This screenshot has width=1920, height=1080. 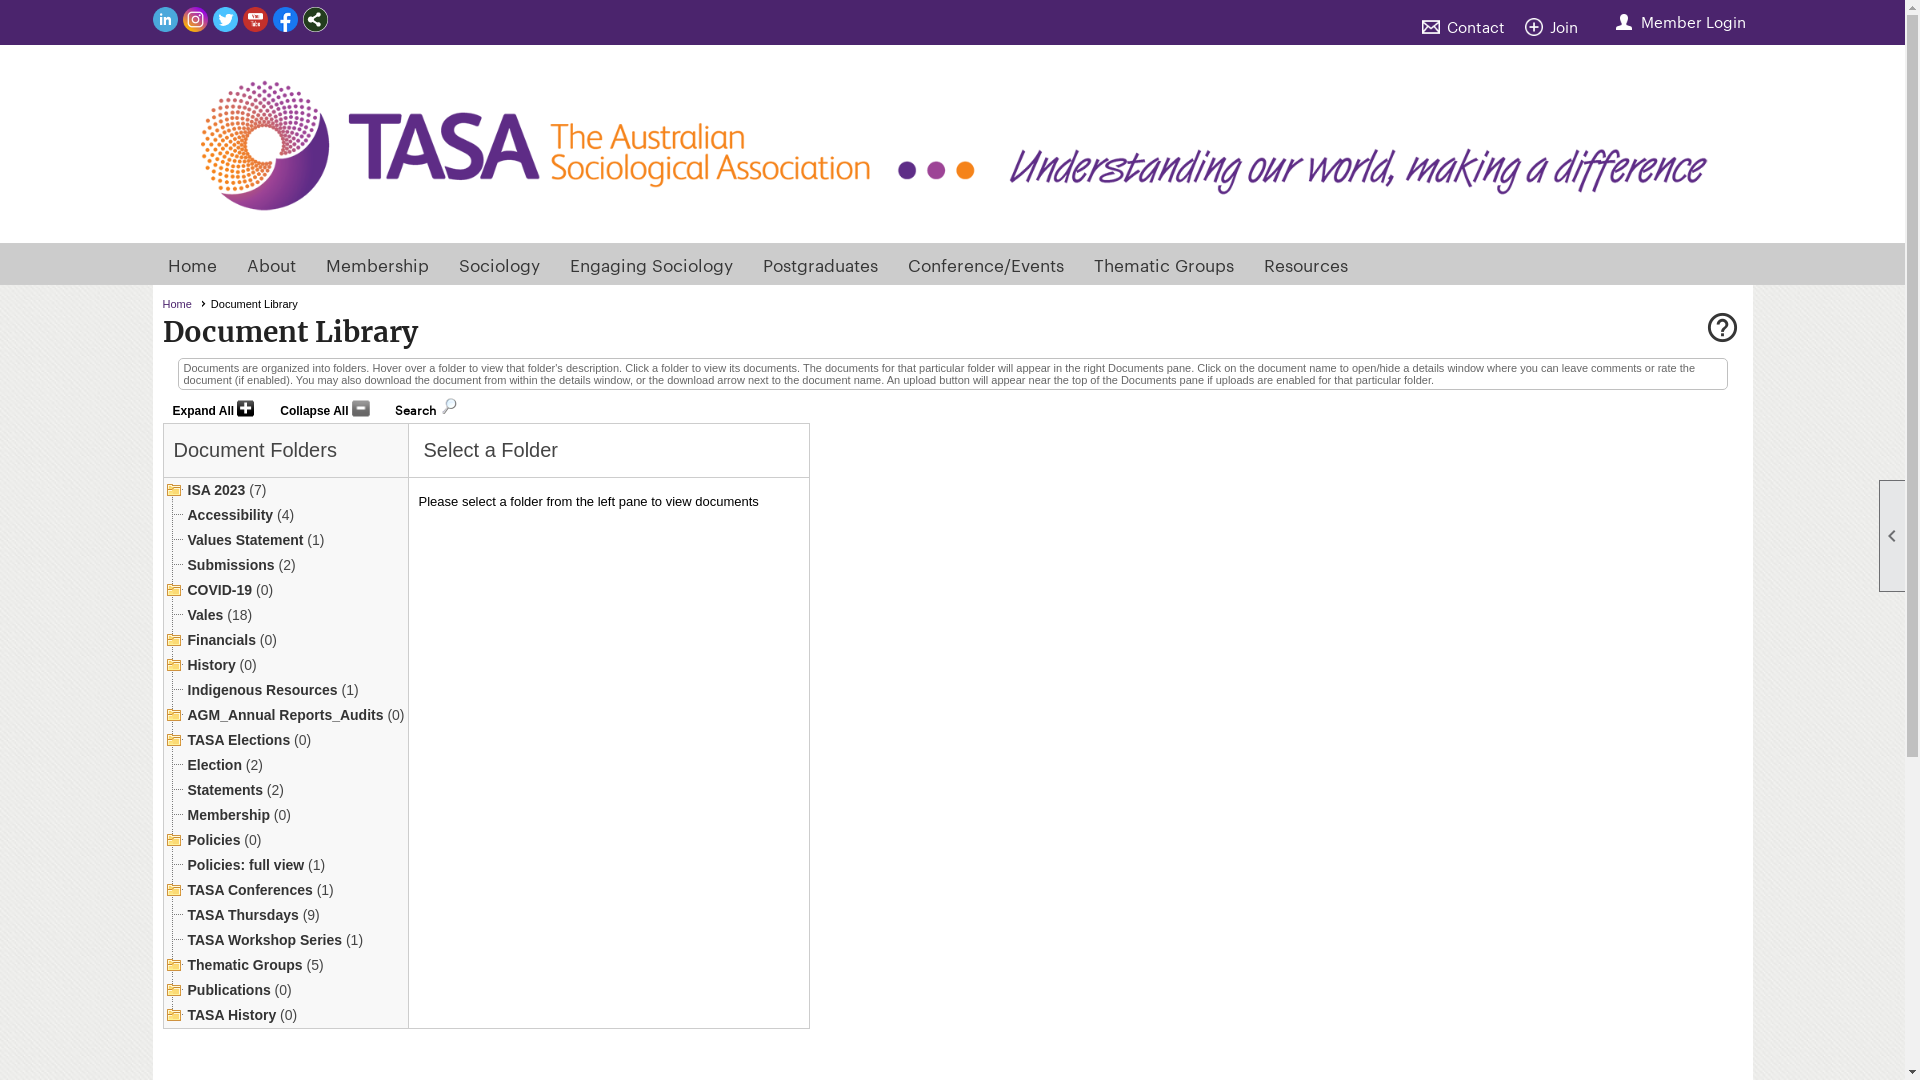 I want to click on 'Visit us on Instagram', so click(x=194, y=20).